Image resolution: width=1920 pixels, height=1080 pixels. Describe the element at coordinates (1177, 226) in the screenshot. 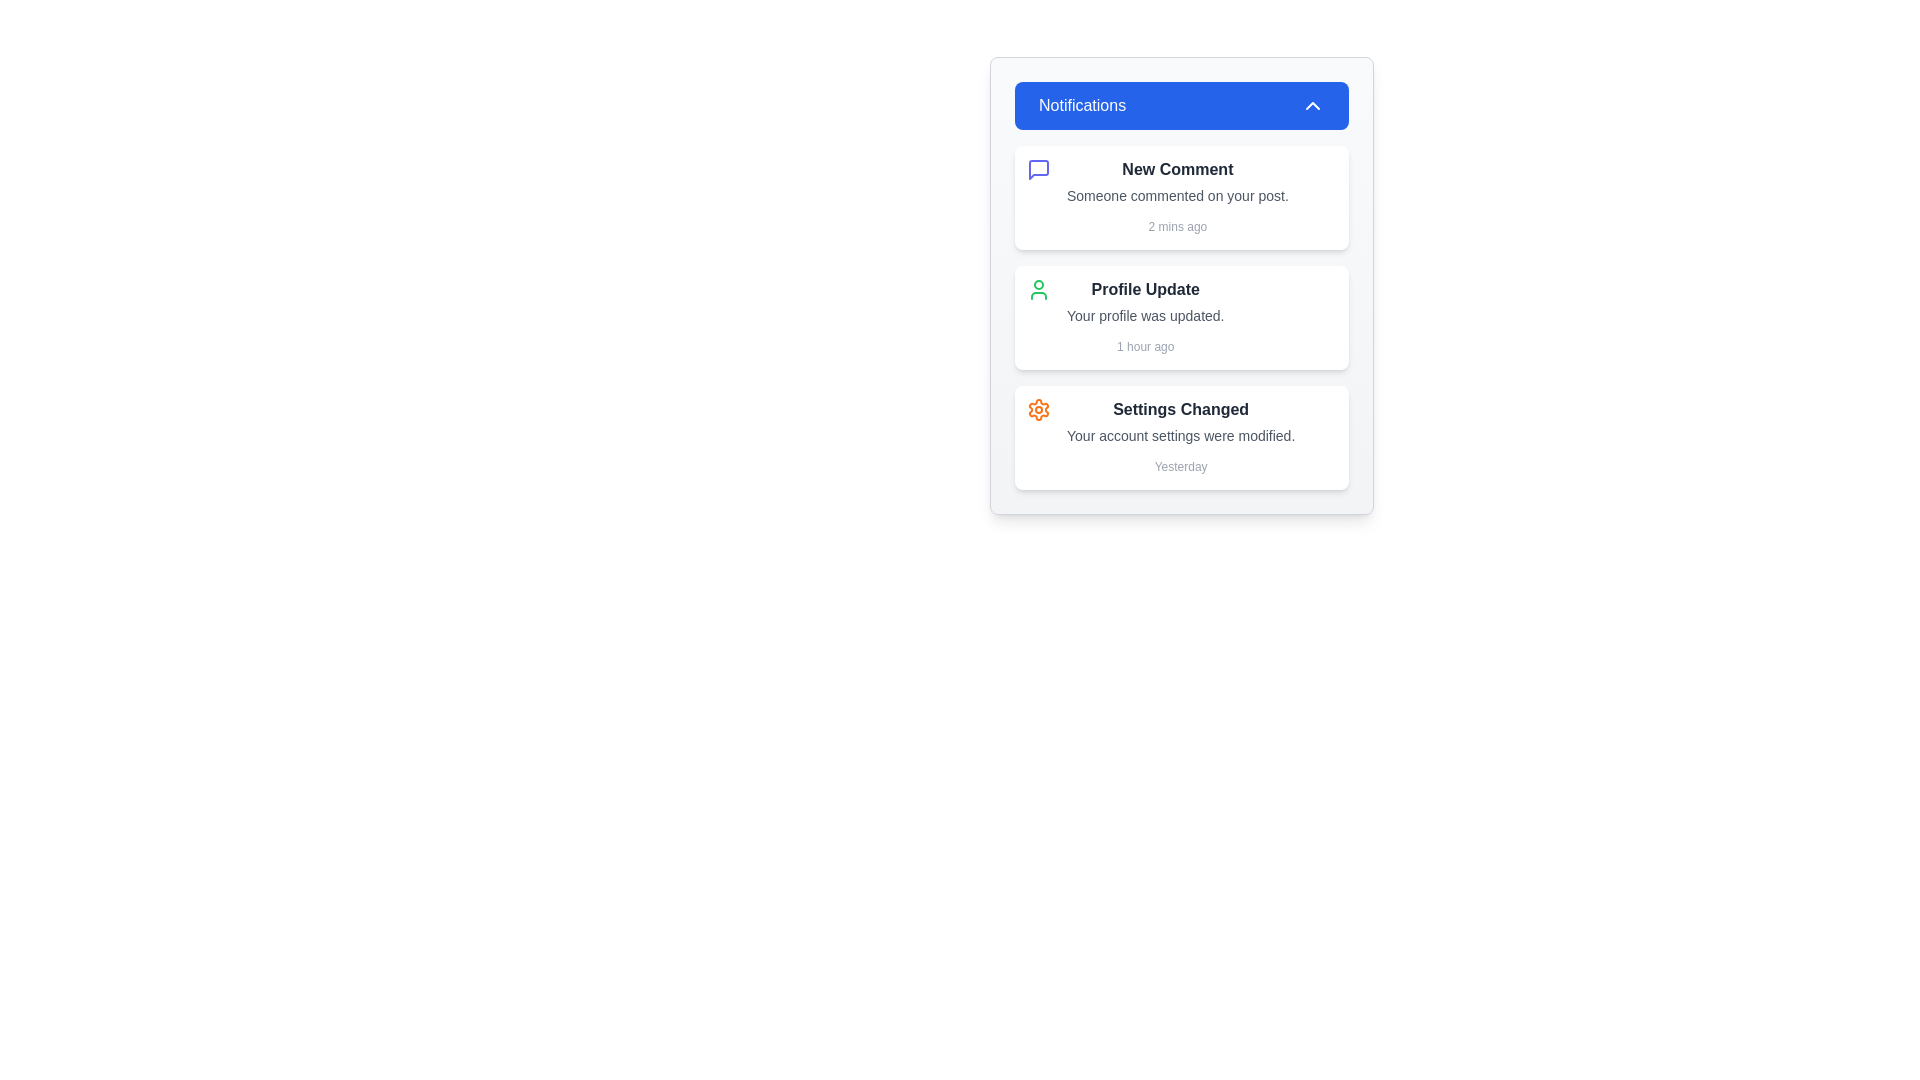

I see `the Text label displaying the elapsed time for the notification titled 'New Comment' with the description 'Someone commented on your post.'` at that location.